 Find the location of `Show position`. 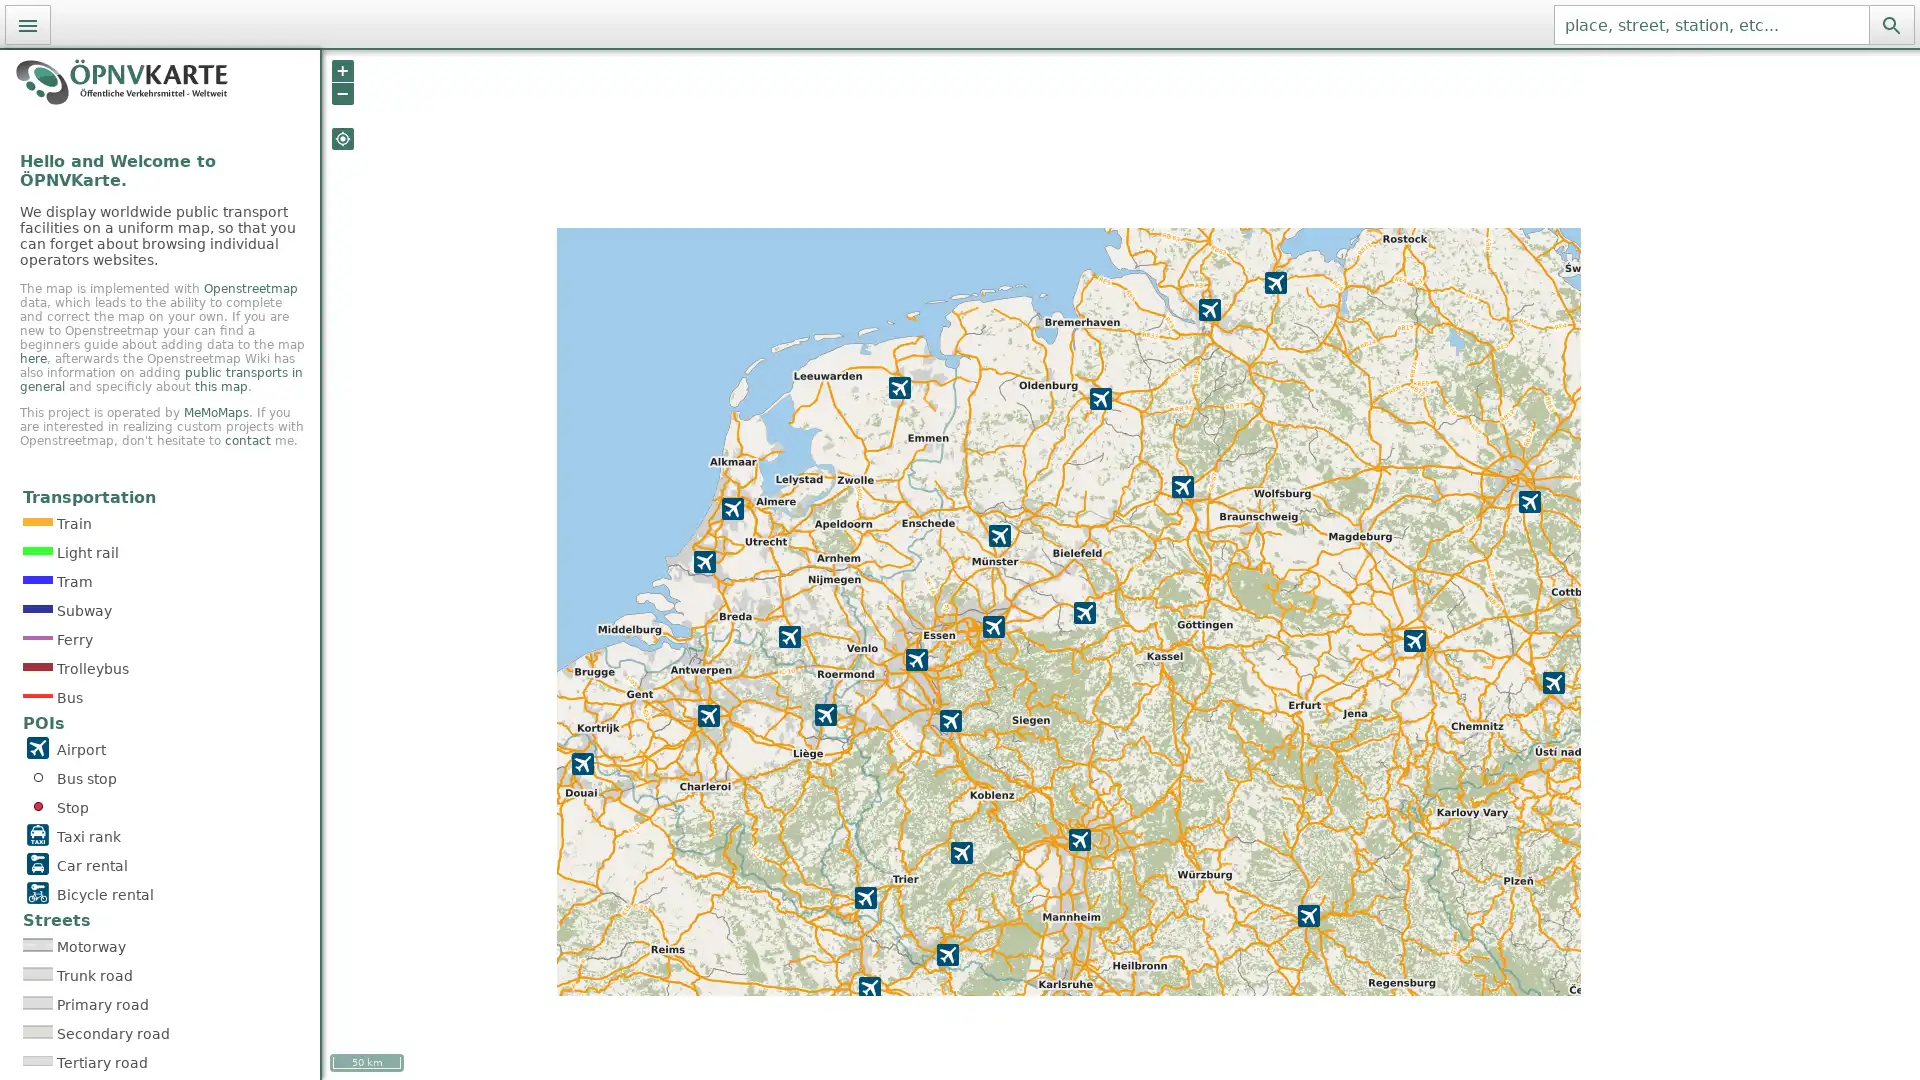

Show position is located at coordinates (342, 137).